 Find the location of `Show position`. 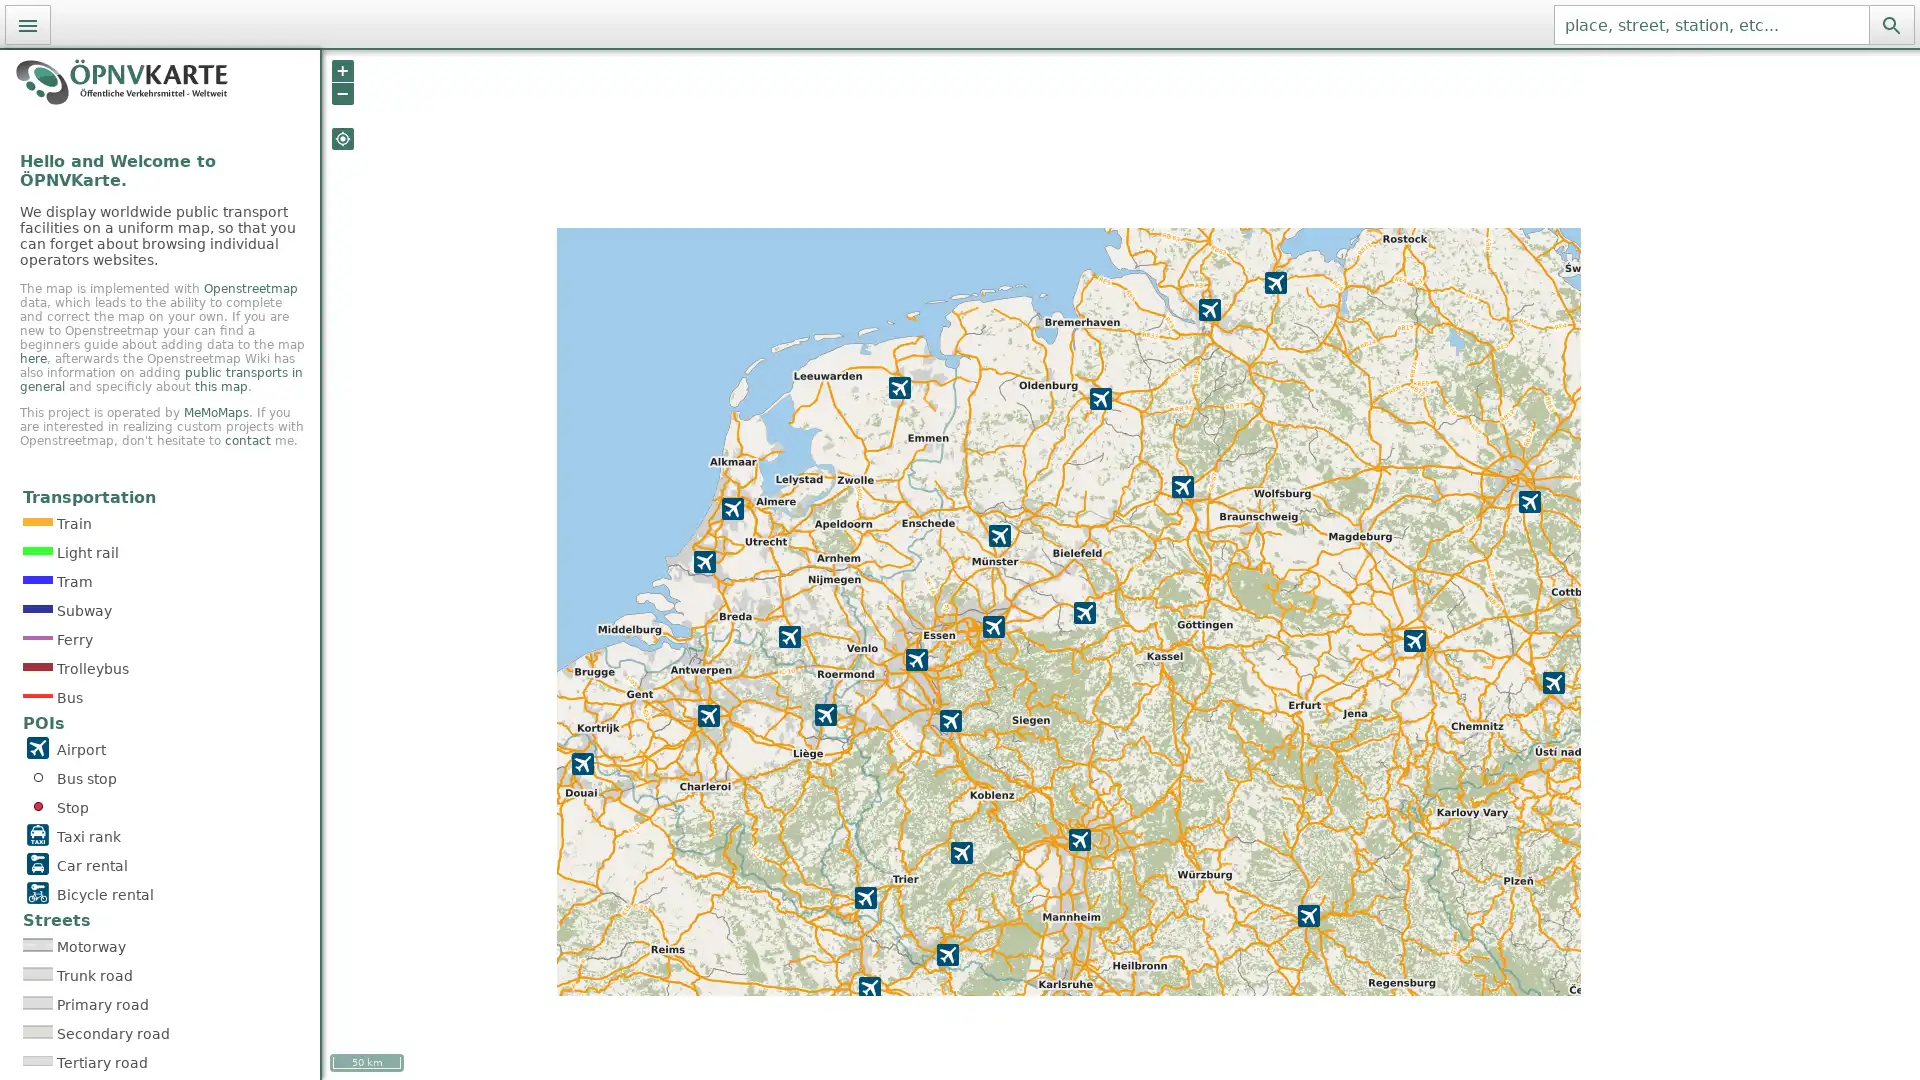

Show position is located at coordinates (342, 137).